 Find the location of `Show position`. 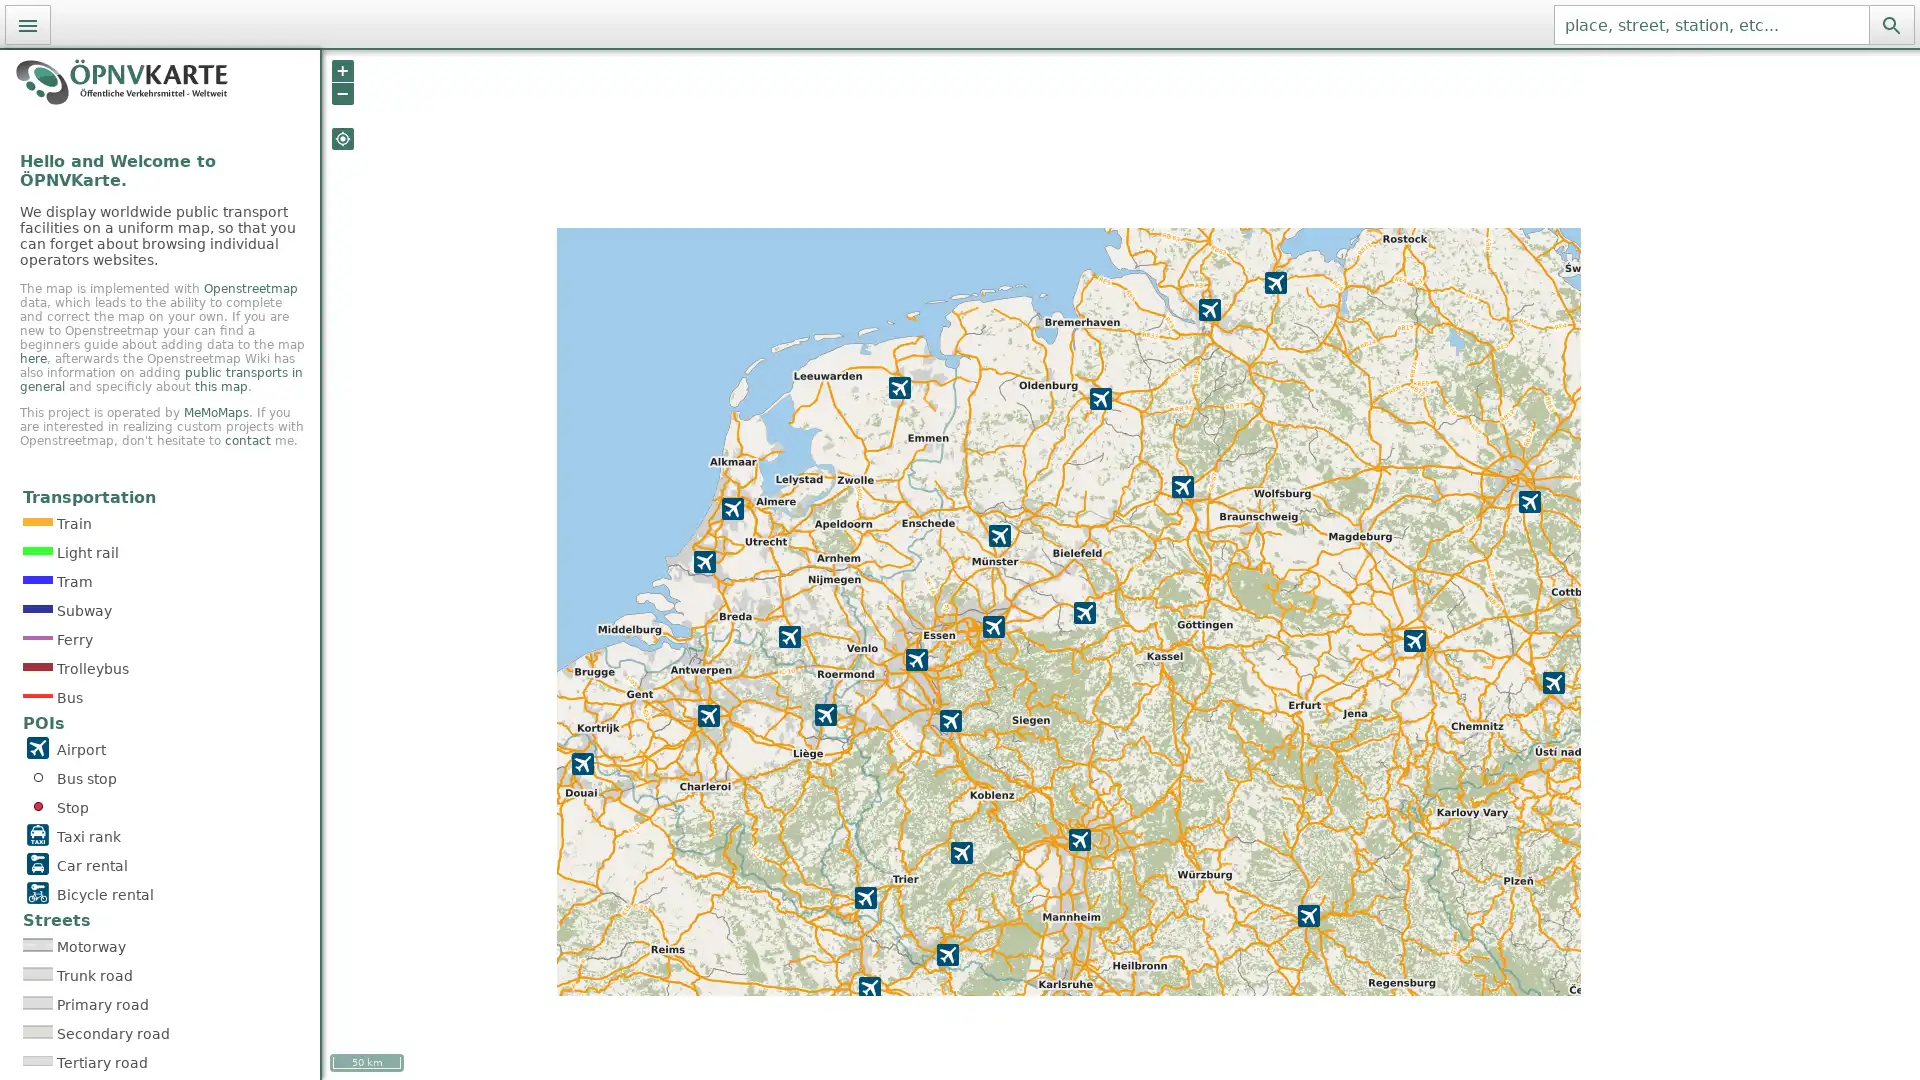

Show position is located at coordinates (342, 137).